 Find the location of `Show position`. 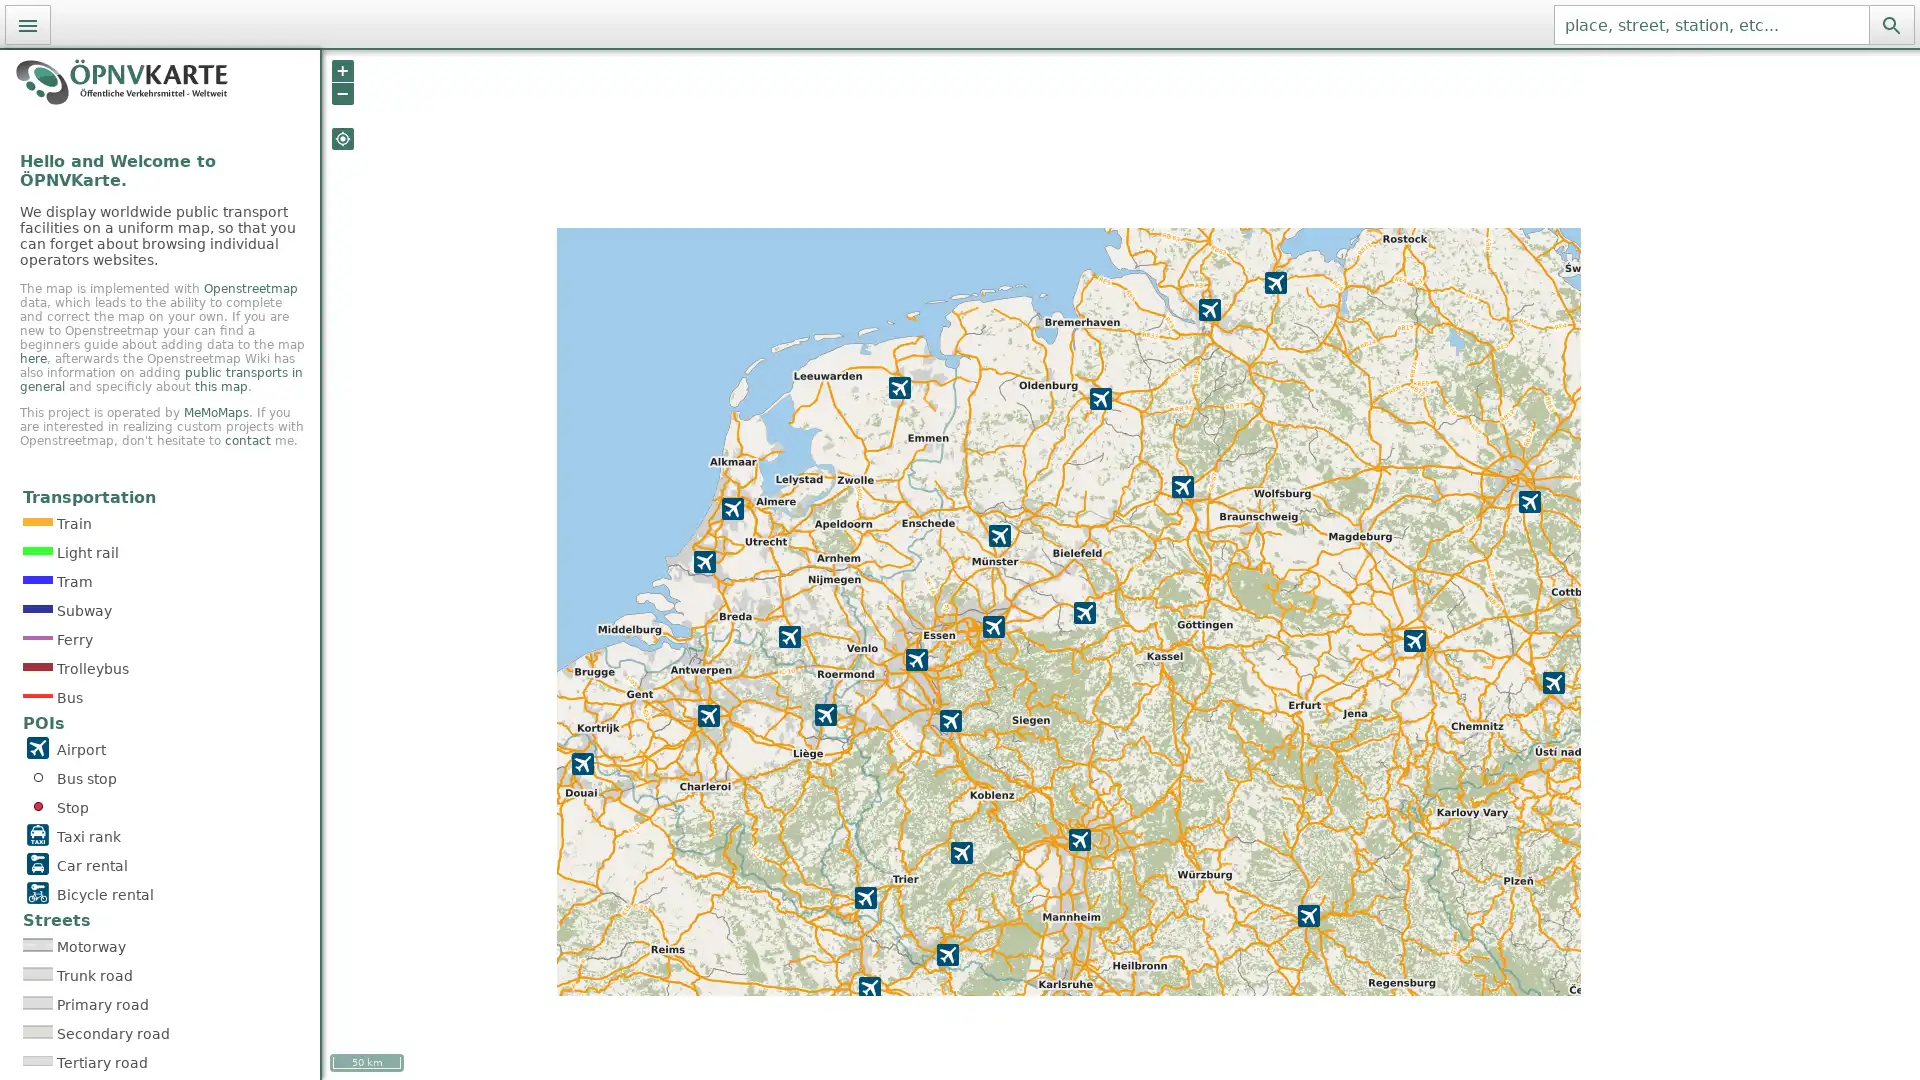

Show position is located at coordinates (342, 137).